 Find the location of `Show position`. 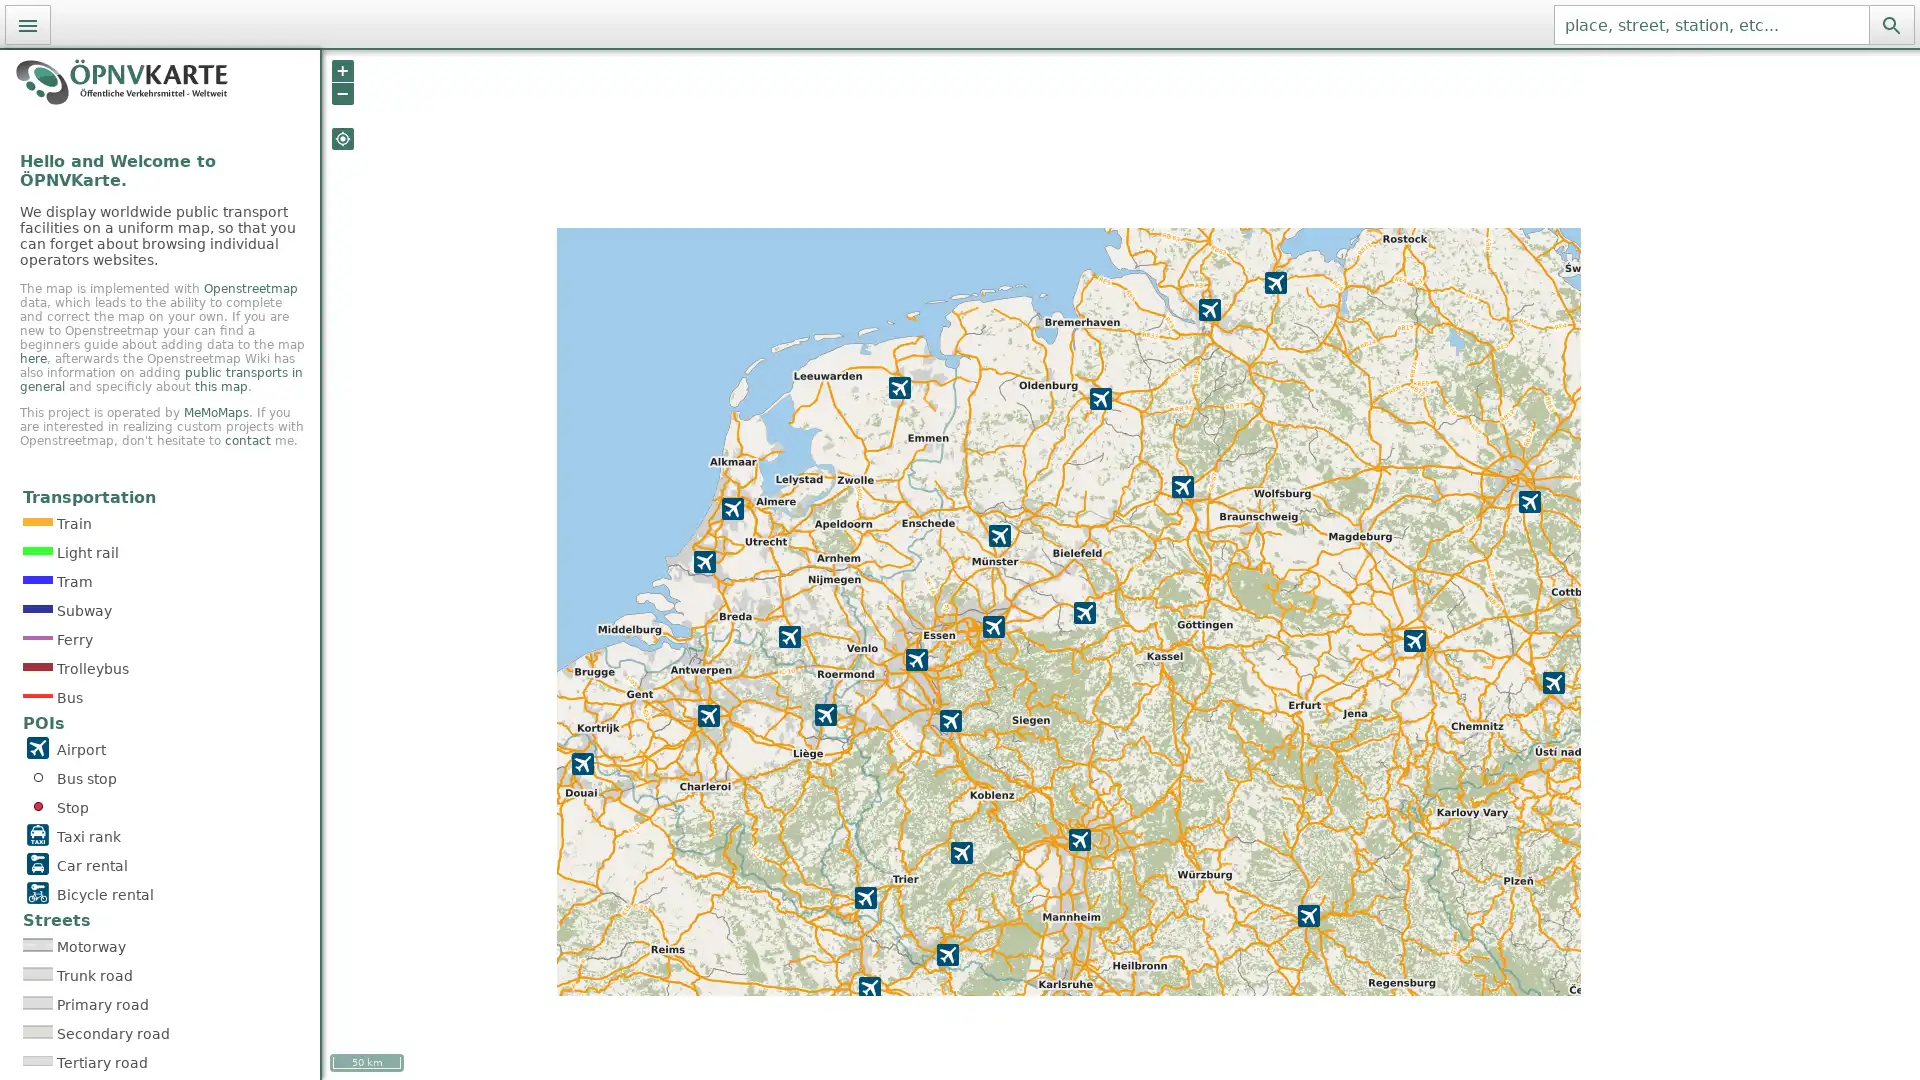

Show position is located at coordinates (342, 137).